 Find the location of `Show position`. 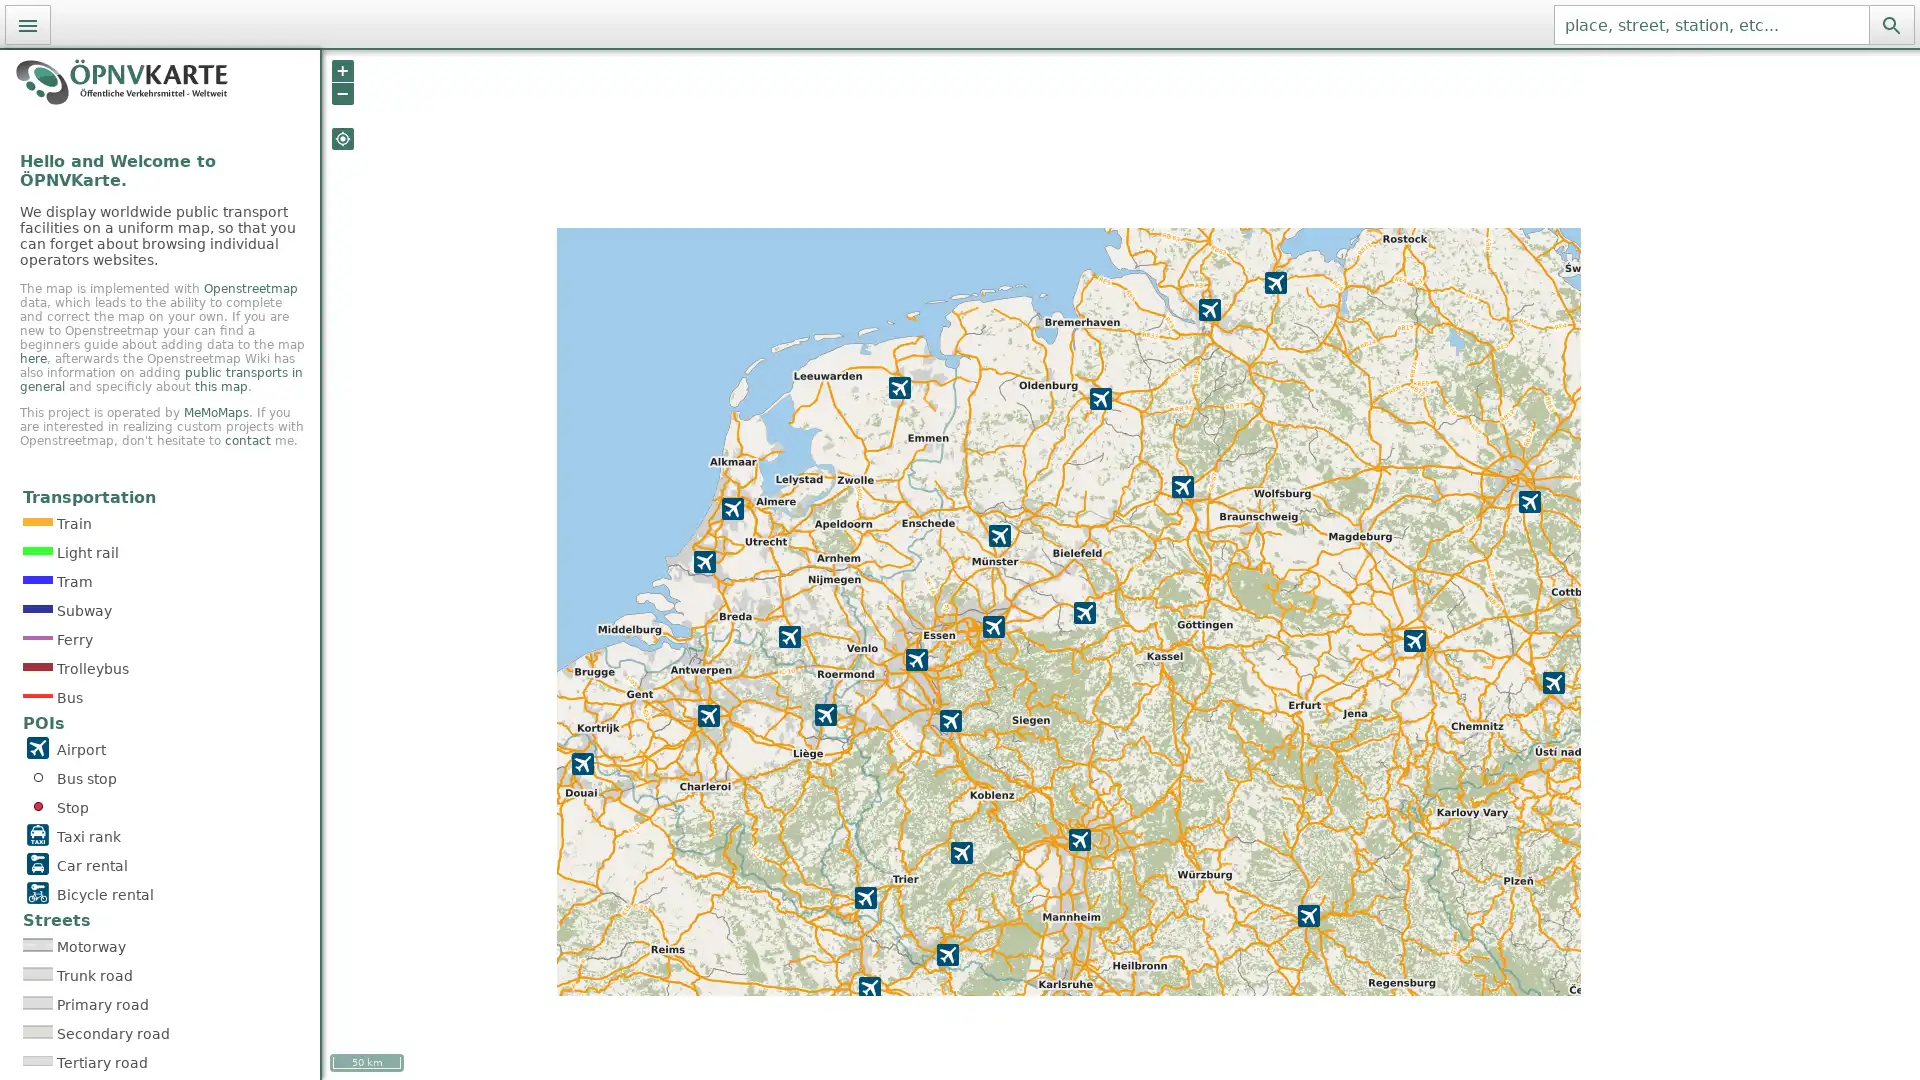

Show position is located at coordinates (342, 137).